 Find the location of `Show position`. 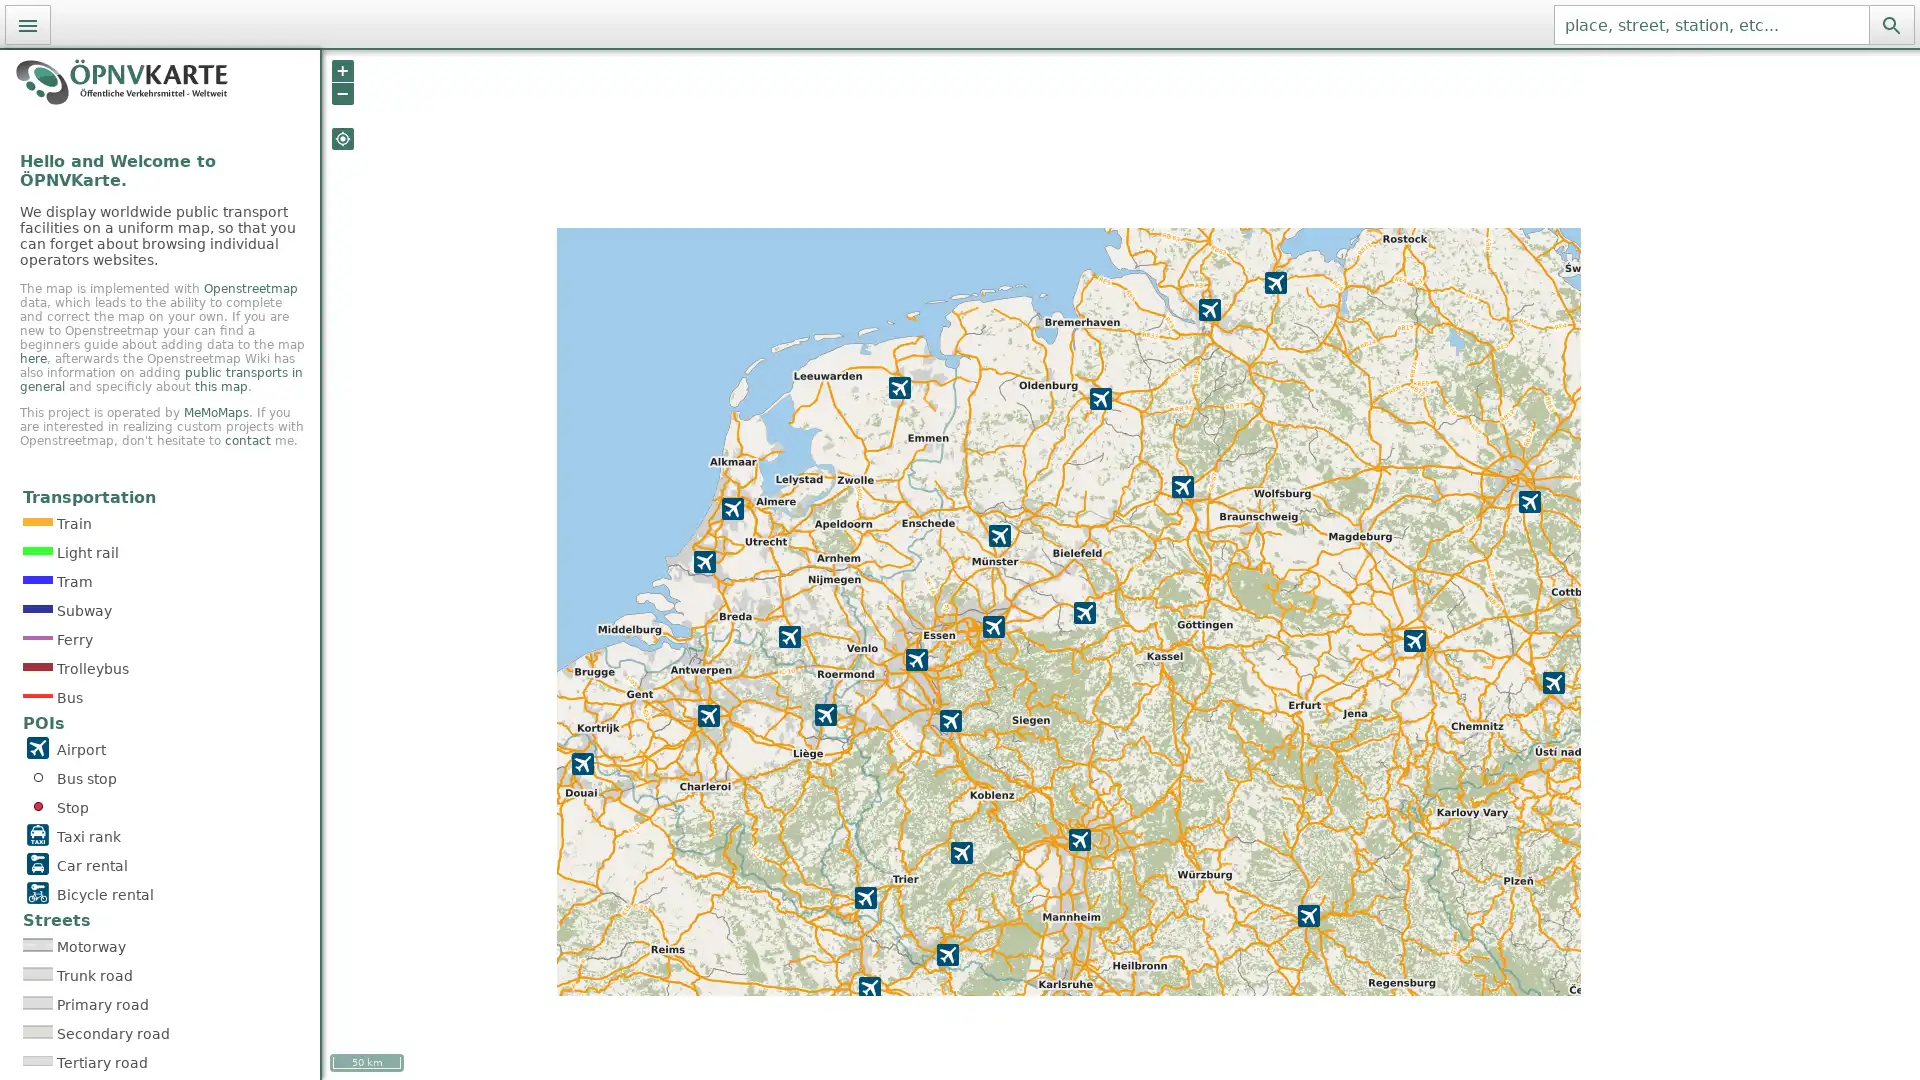

Show position is located at coordinates (342, 137).